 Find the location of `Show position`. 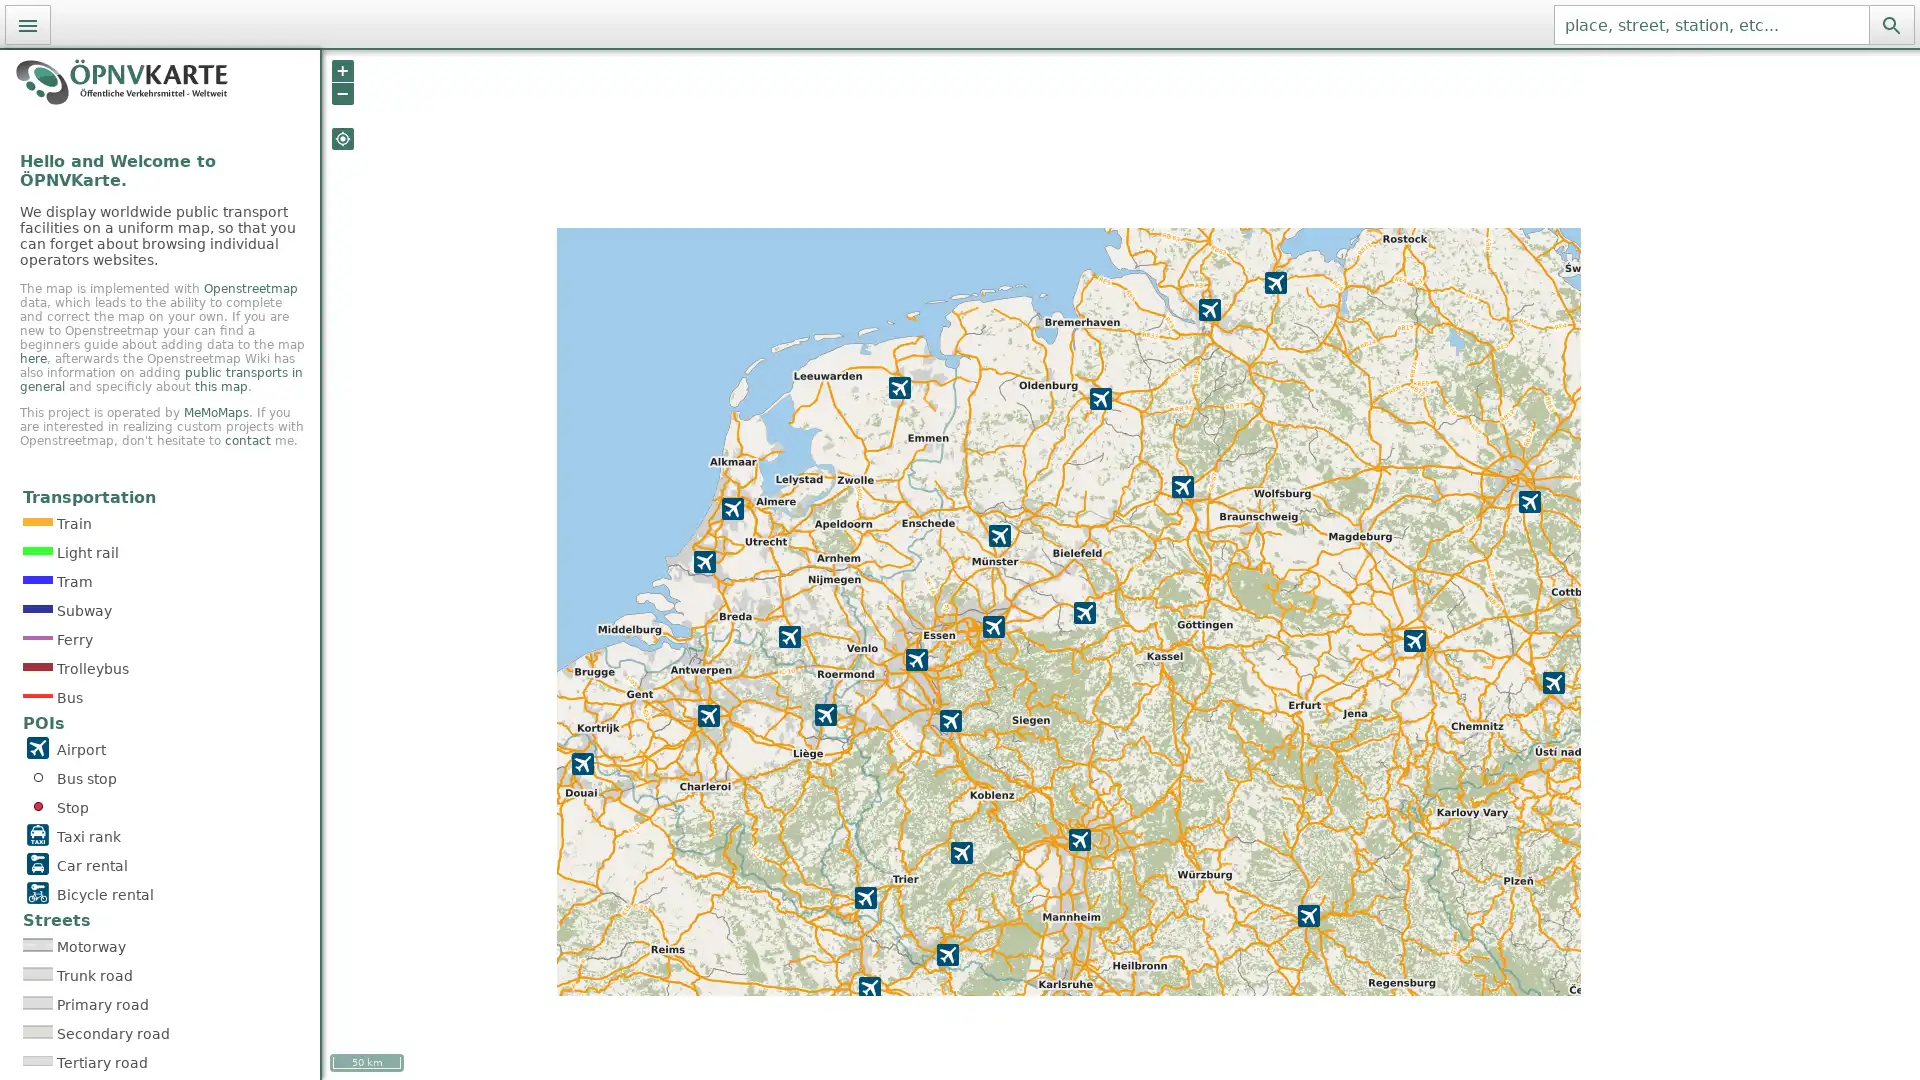

Show position is located at coordinates (342, 137).